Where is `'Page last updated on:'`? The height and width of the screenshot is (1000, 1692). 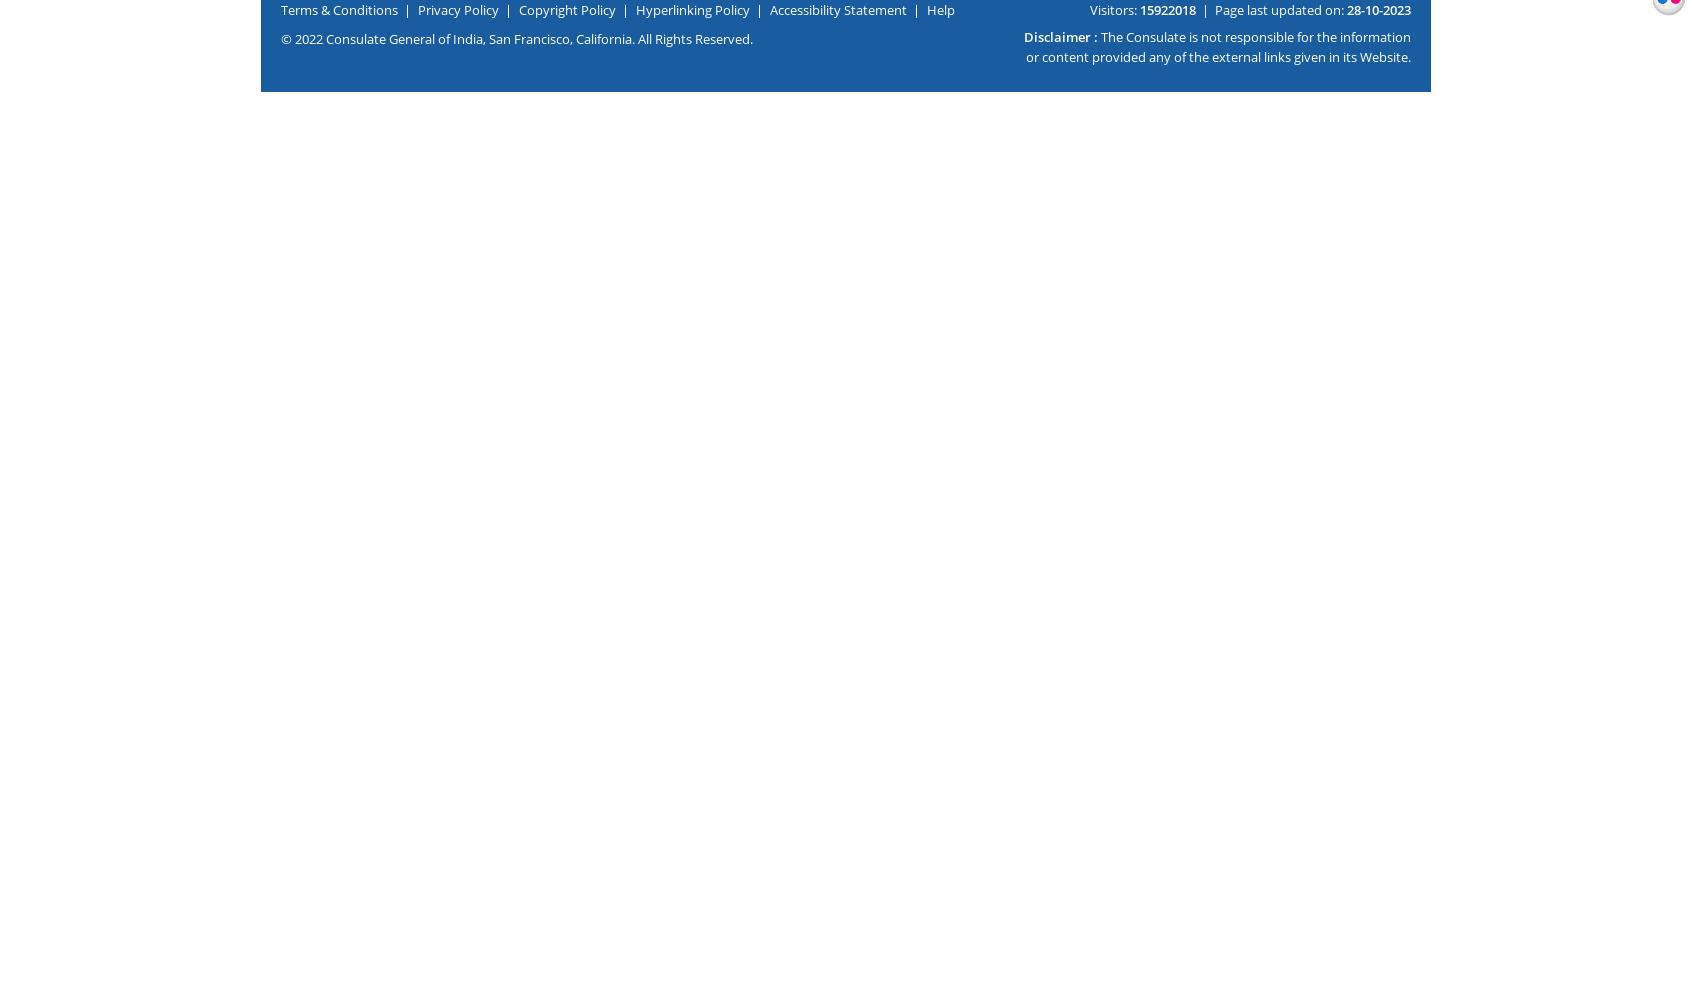 'Page last updated on:' is located at coordinates (1280, 9).